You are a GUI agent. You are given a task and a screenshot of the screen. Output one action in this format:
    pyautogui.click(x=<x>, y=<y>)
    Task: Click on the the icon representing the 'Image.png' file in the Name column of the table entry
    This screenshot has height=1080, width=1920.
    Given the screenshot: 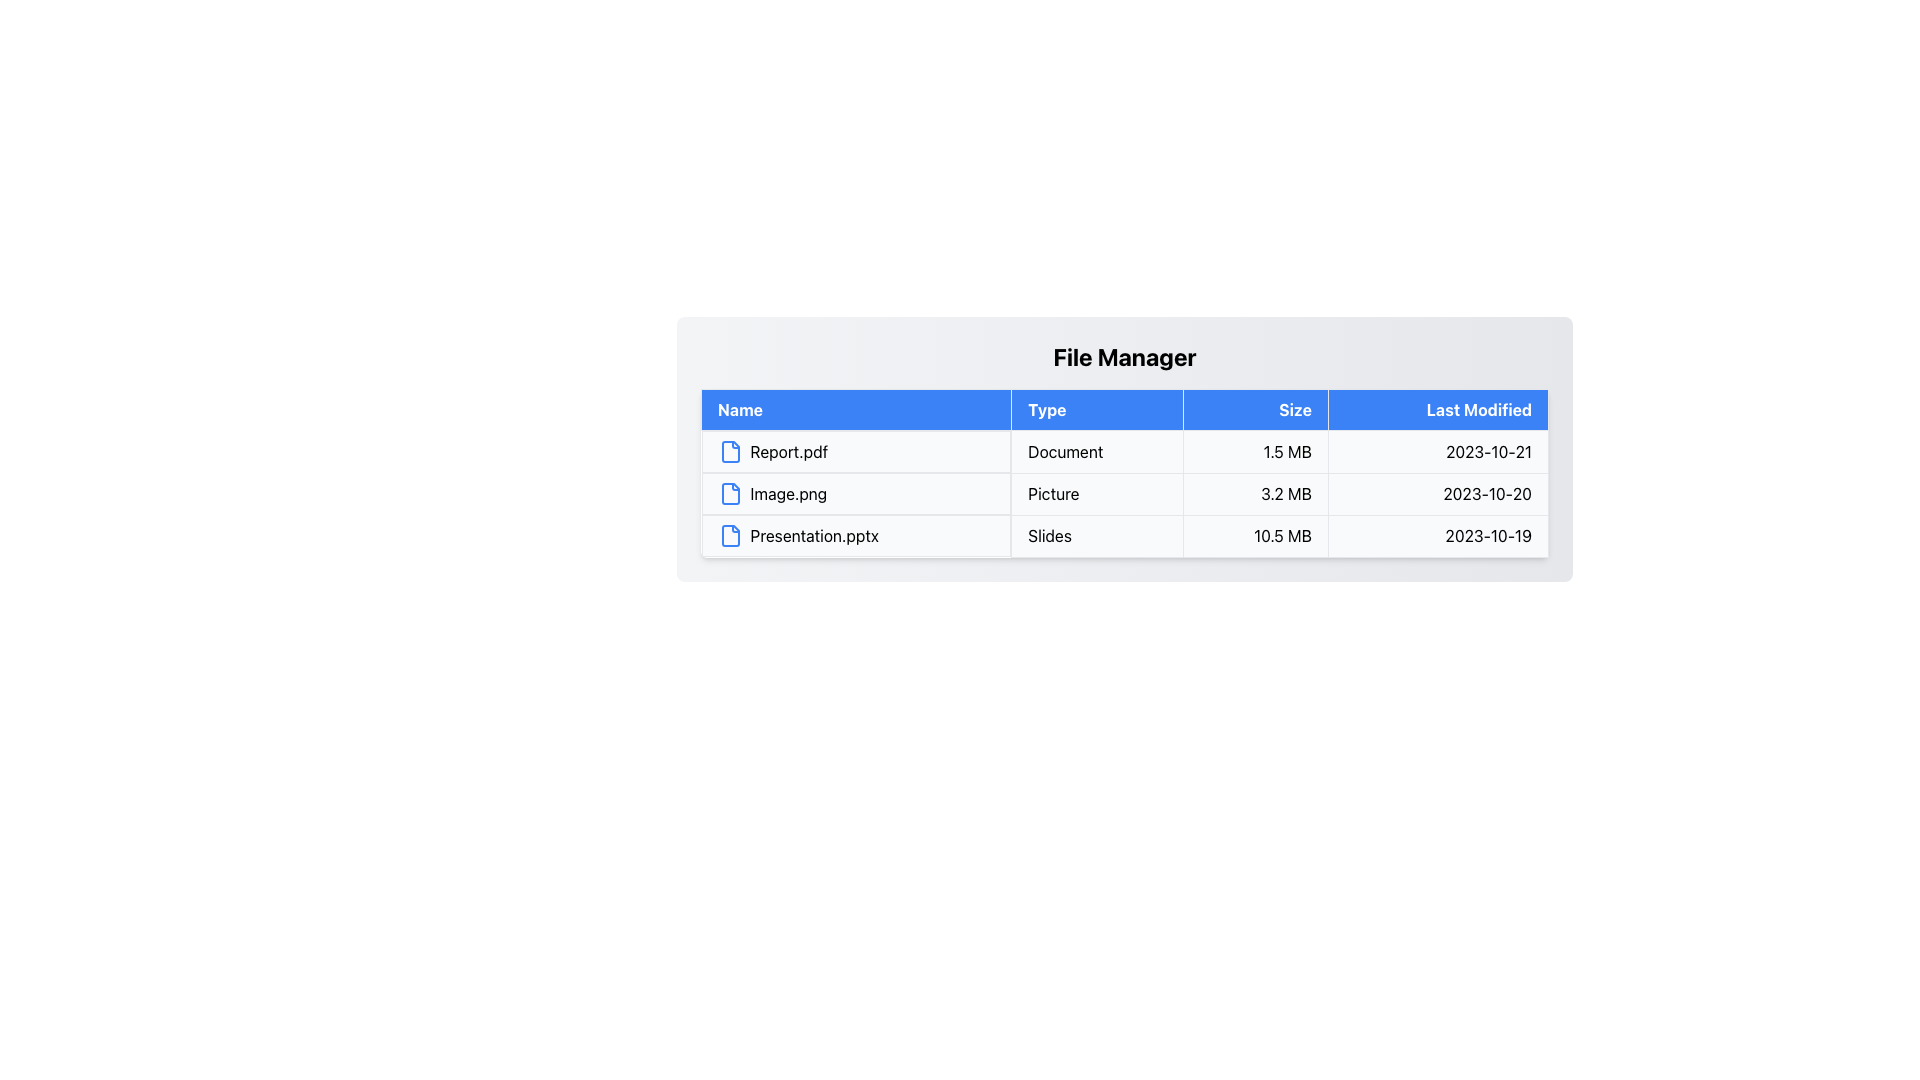 What is the action you would take?
    pyautogui.click(x=729, y=493)
    